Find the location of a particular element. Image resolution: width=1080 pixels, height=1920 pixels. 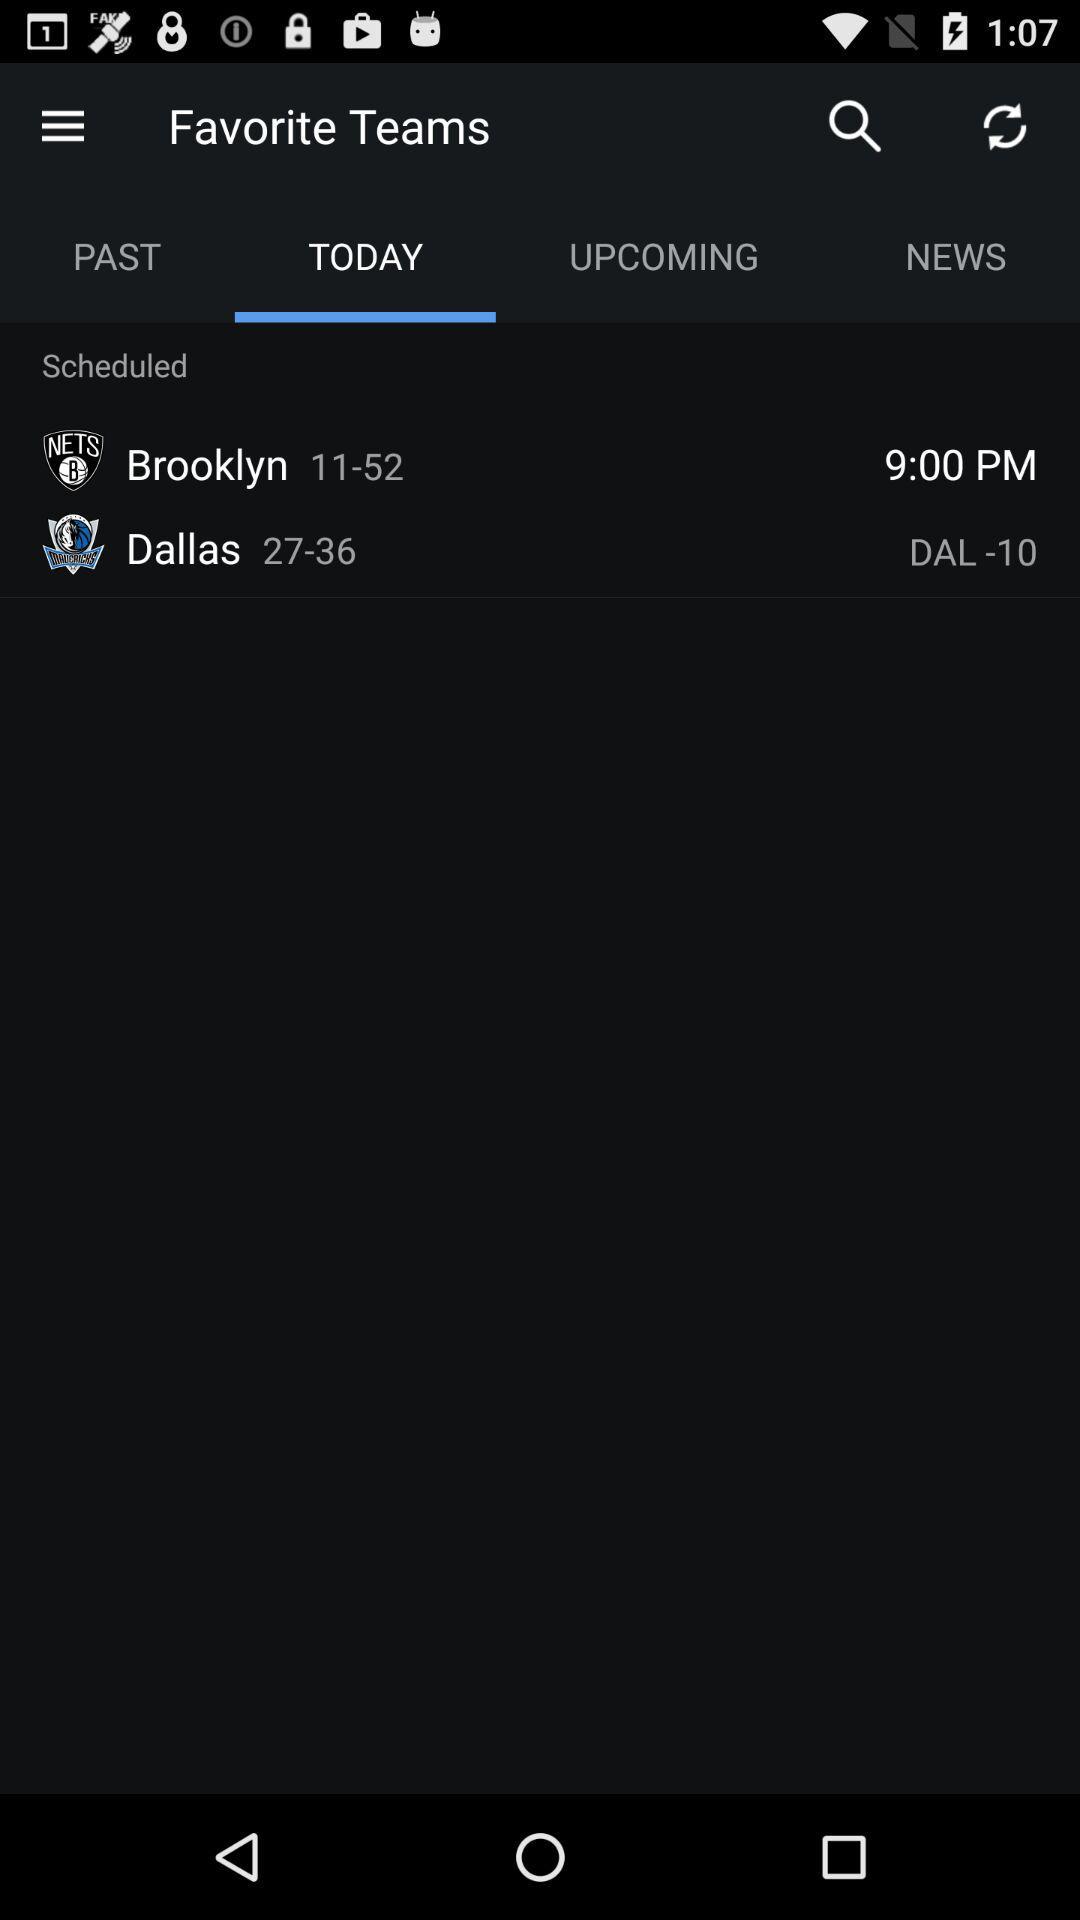

the search icon is located at coordinates (855, 133).